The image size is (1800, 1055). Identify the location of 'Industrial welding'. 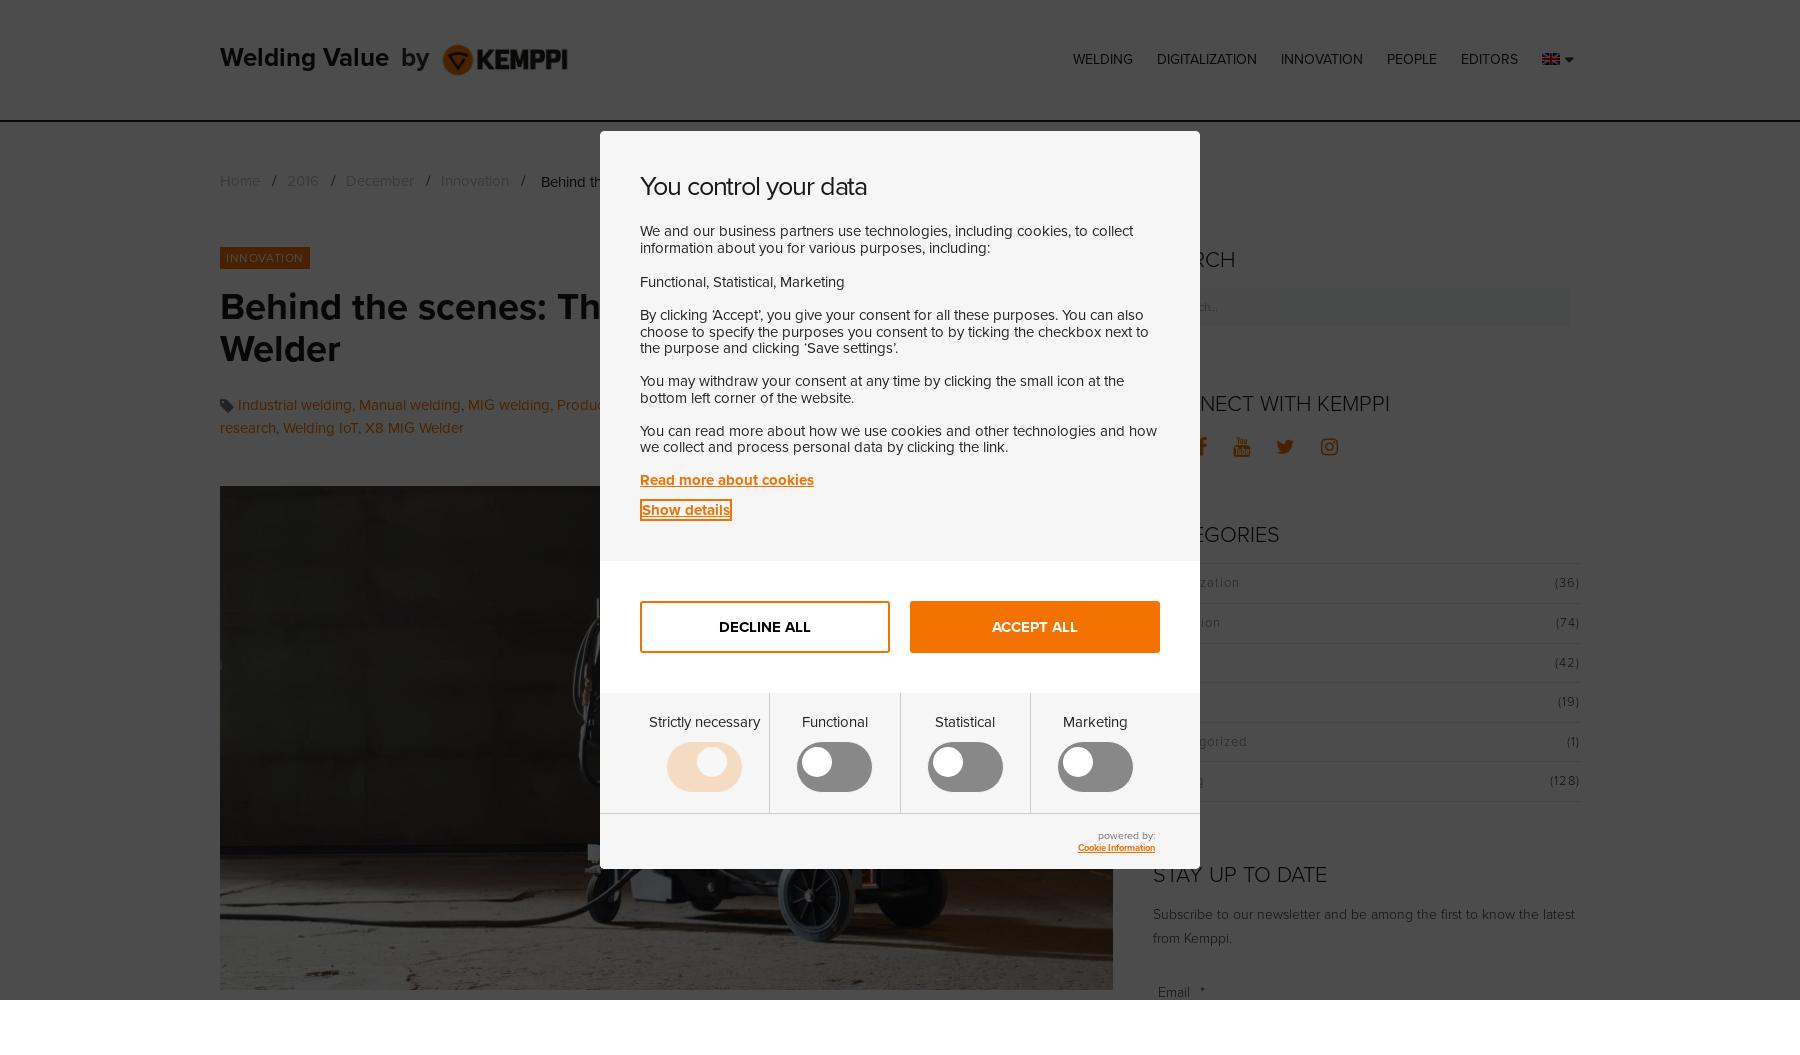
(294, 403).